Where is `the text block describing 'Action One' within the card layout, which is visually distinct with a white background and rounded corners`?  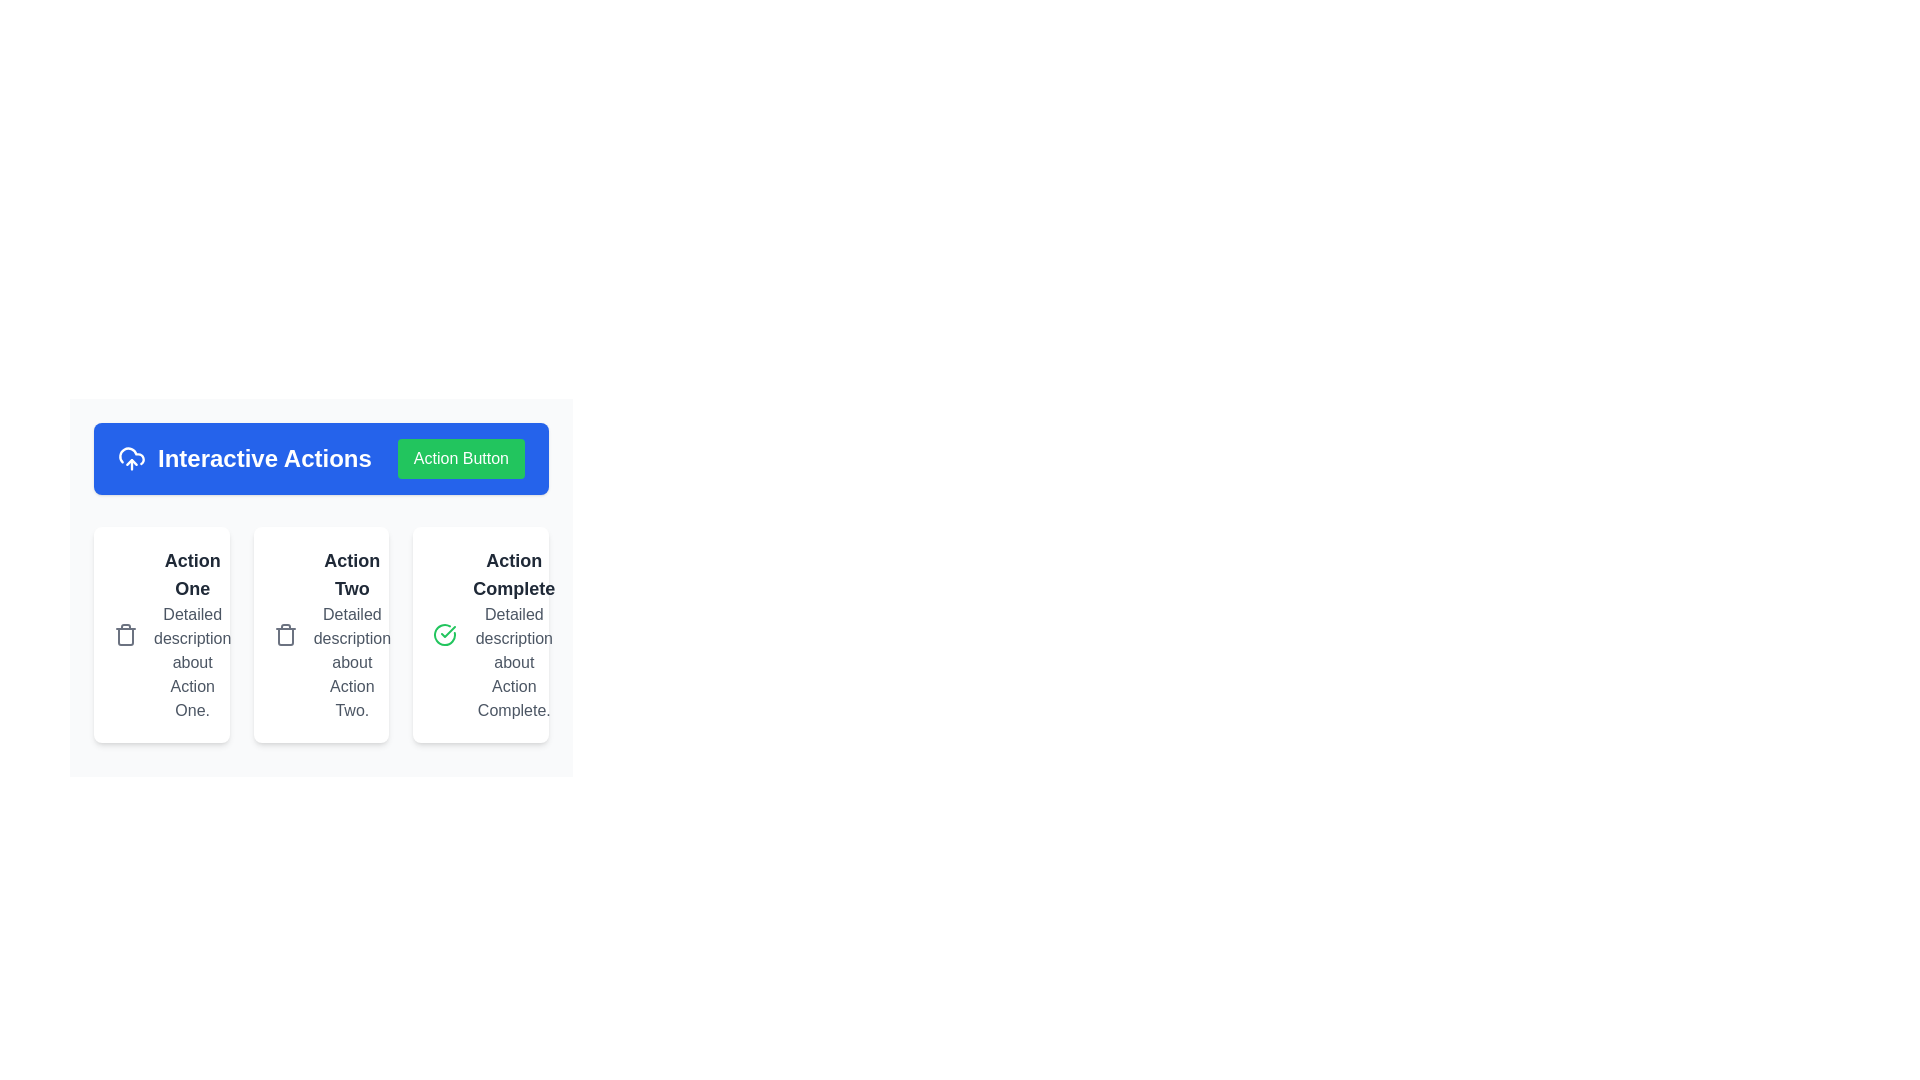 the text block describing 'Action One' within the card layout, which is visually distinct with a white background and rounded corners is located at coordinates (192, 635).